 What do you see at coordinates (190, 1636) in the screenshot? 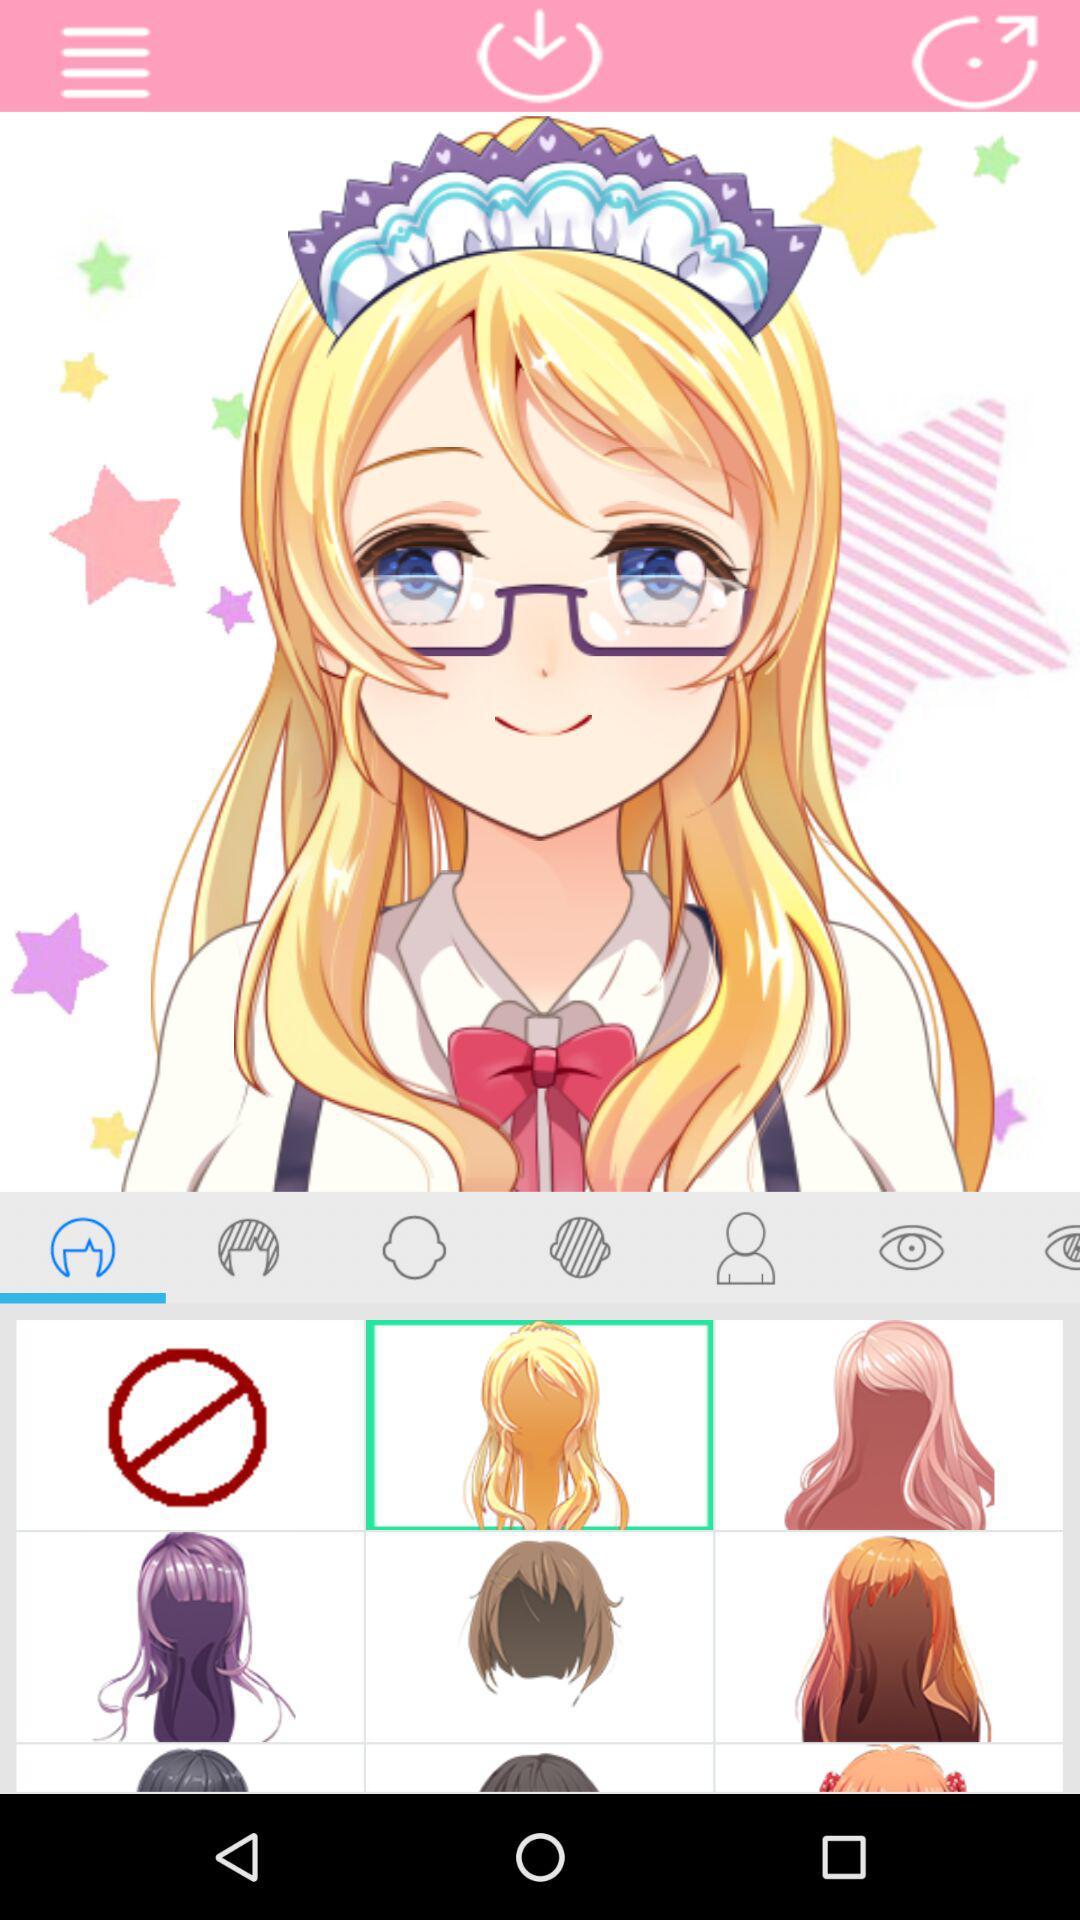
I see `first hair image in the second row` at bounding box center [190, 1636].